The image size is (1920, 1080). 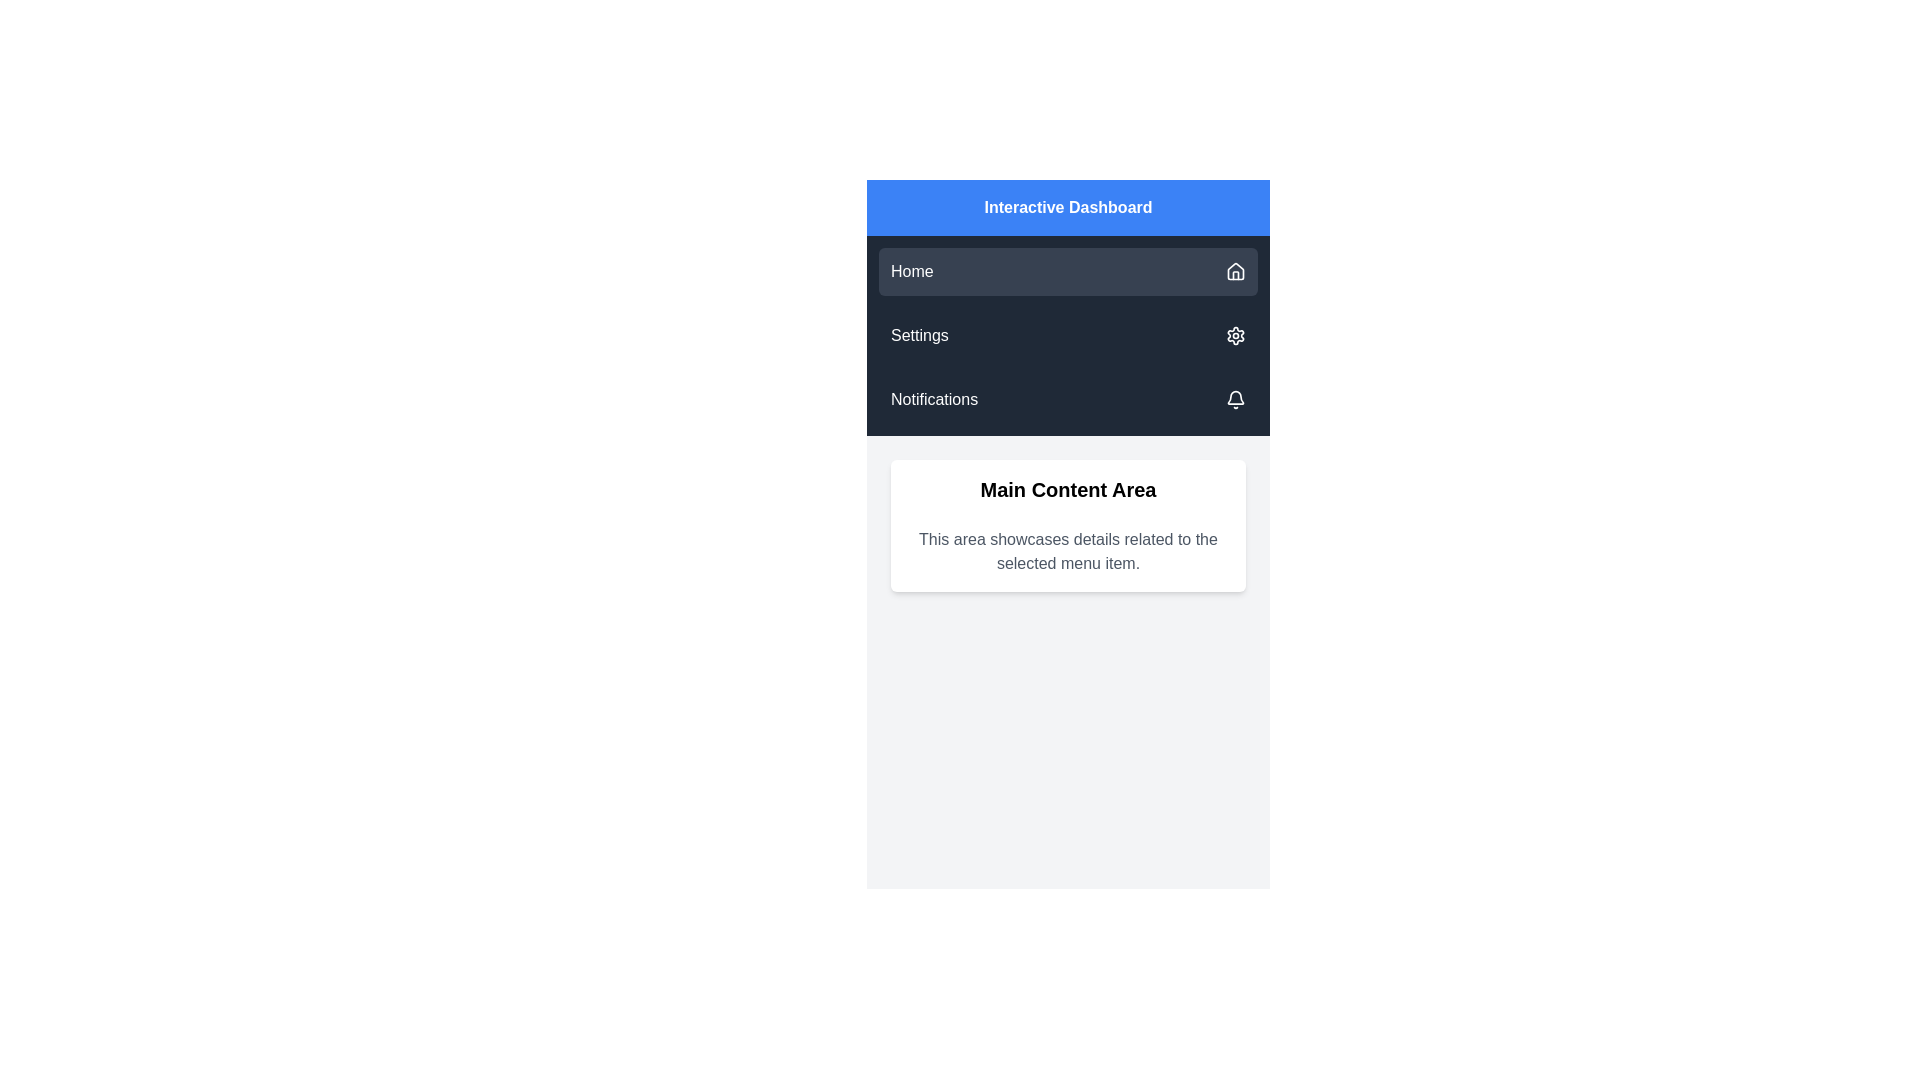 I want to click on the bell icon located to the right of the 'Notifications' menu item in the vertical navigation menu, so click(x=1235, y=400).